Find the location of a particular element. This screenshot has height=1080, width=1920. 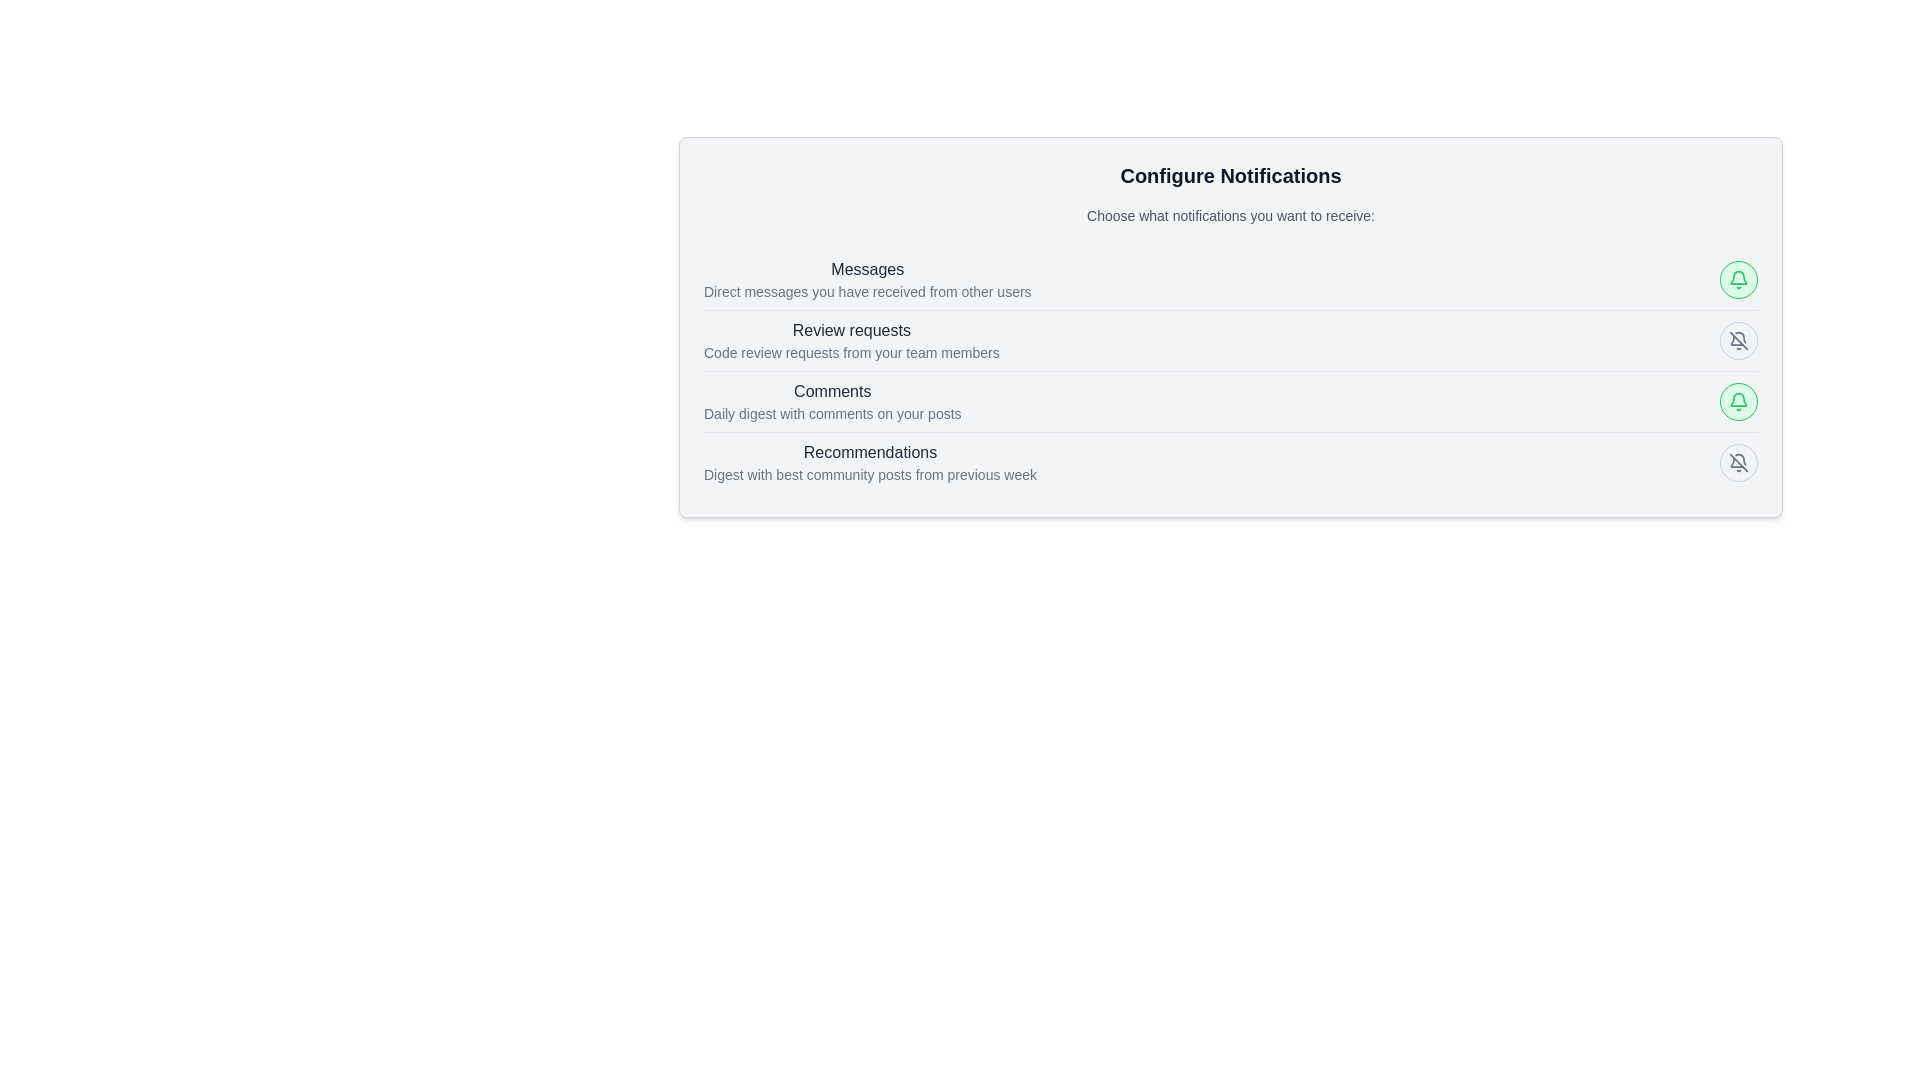

the circular button with a light gray background and a bell icon indicating notifications are disabled, located at the far right of the Recommendations Digest section is located at coordinates (1737, 462).